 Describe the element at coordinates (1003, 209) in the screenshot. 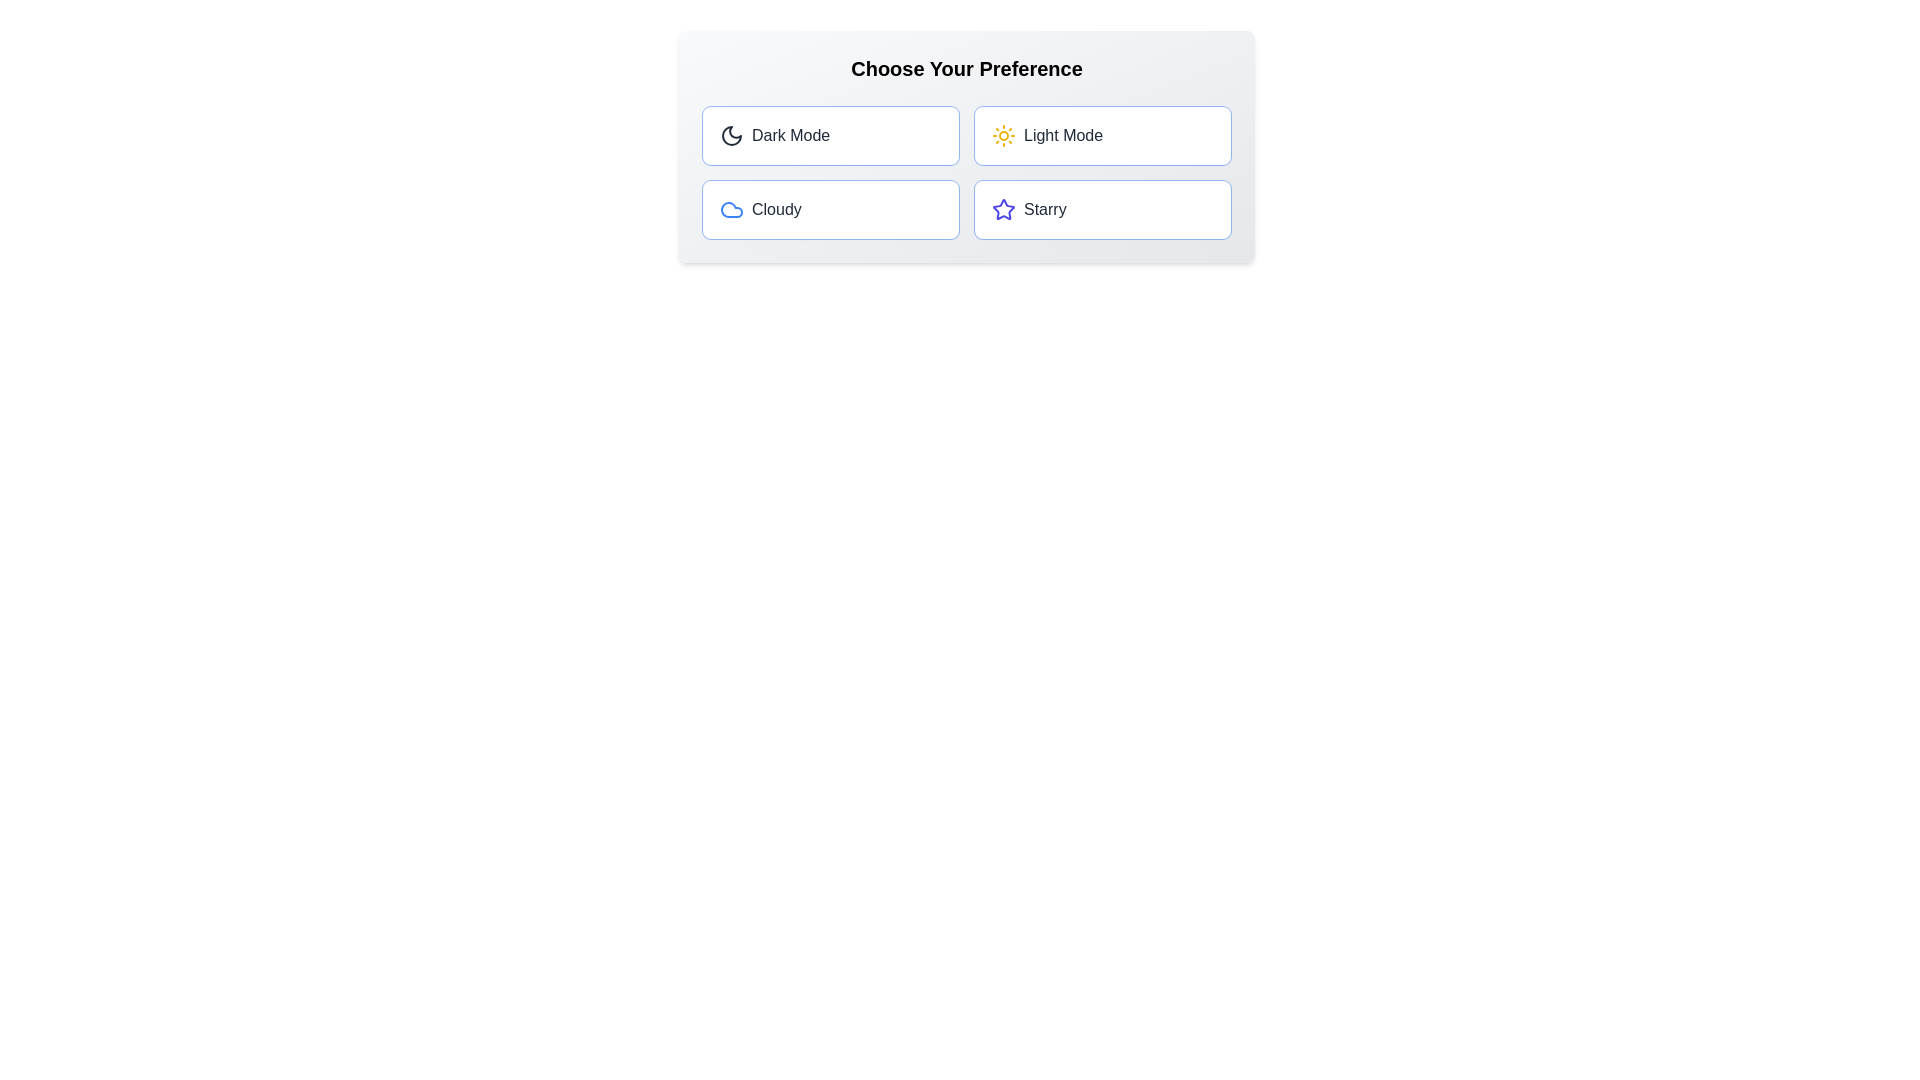

I see `the indigo star icon with a distinct stroke design located to the left of the 'Starry' text label within the 'Starry' button` at that location.